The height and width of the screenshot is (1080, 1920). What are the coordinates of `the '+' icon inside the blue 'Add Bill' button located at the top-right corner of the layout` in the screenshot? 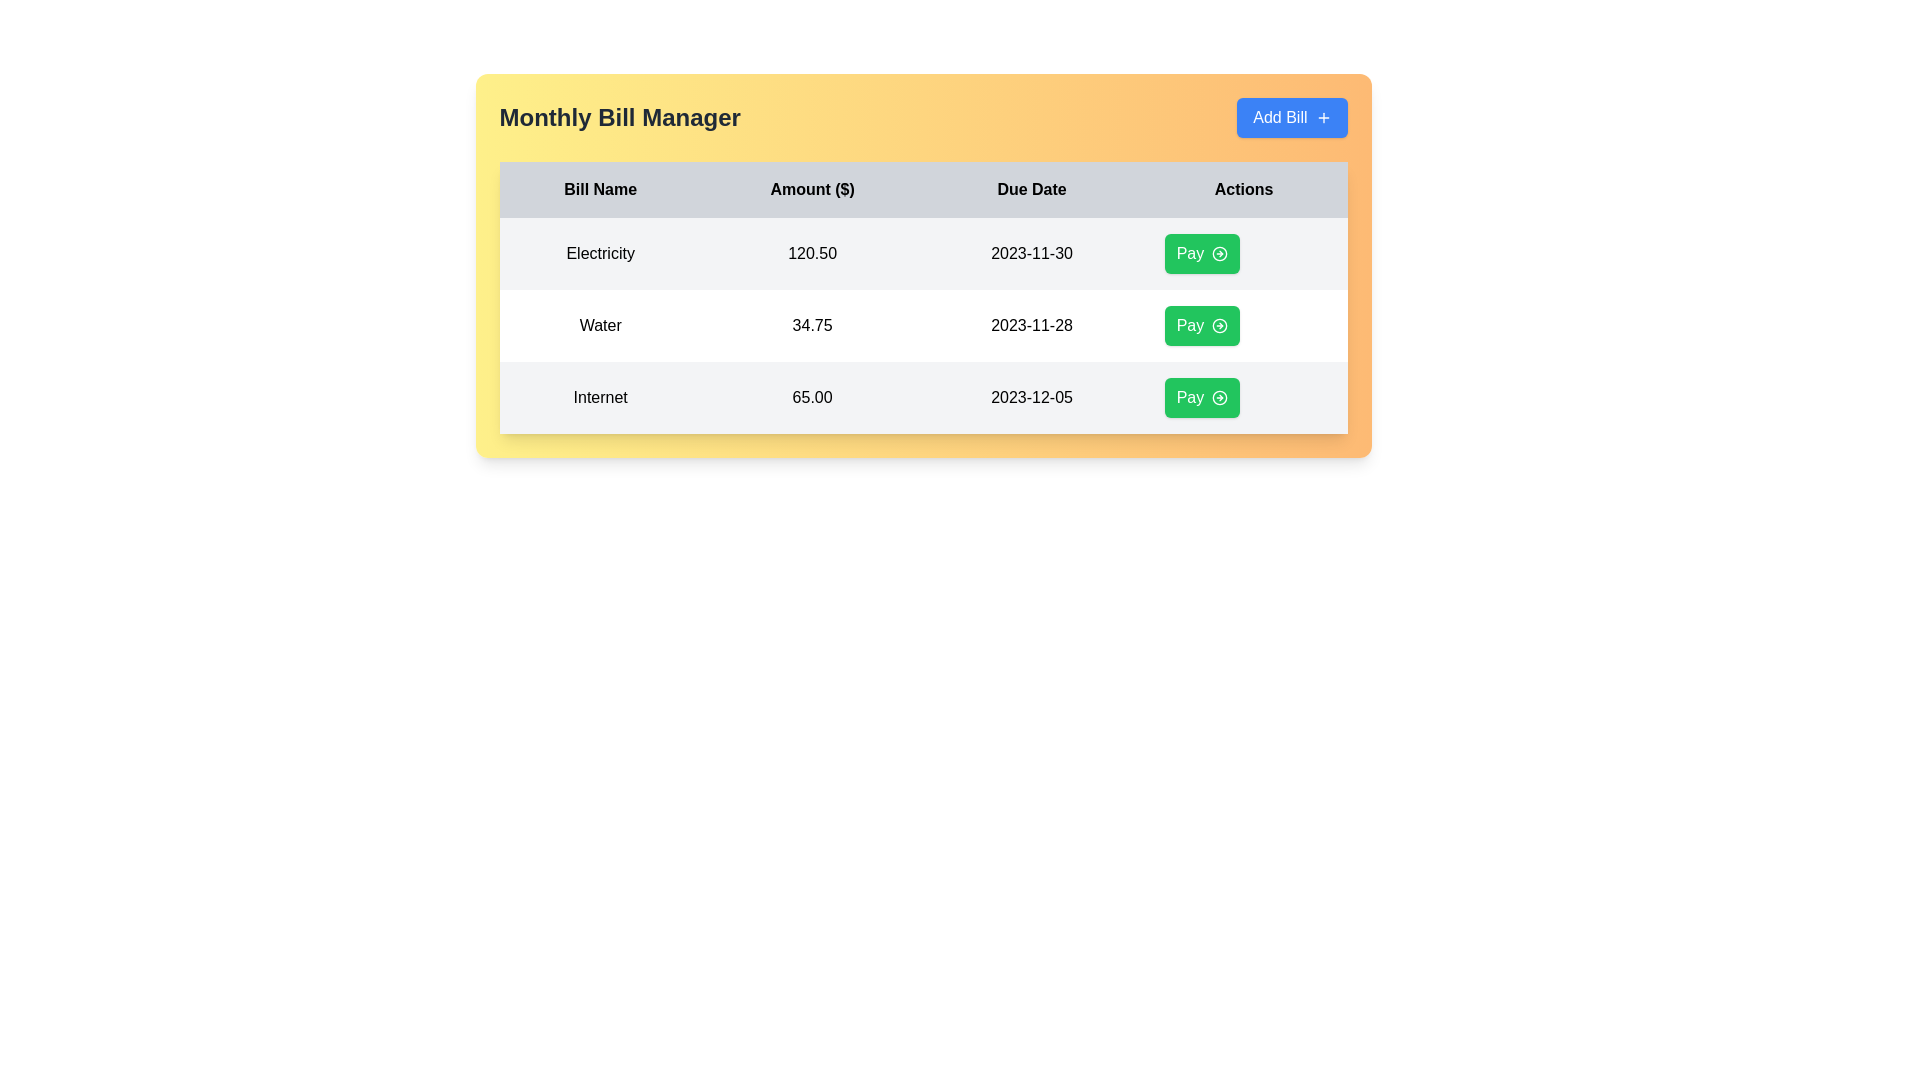 It's located at (1323, 118).